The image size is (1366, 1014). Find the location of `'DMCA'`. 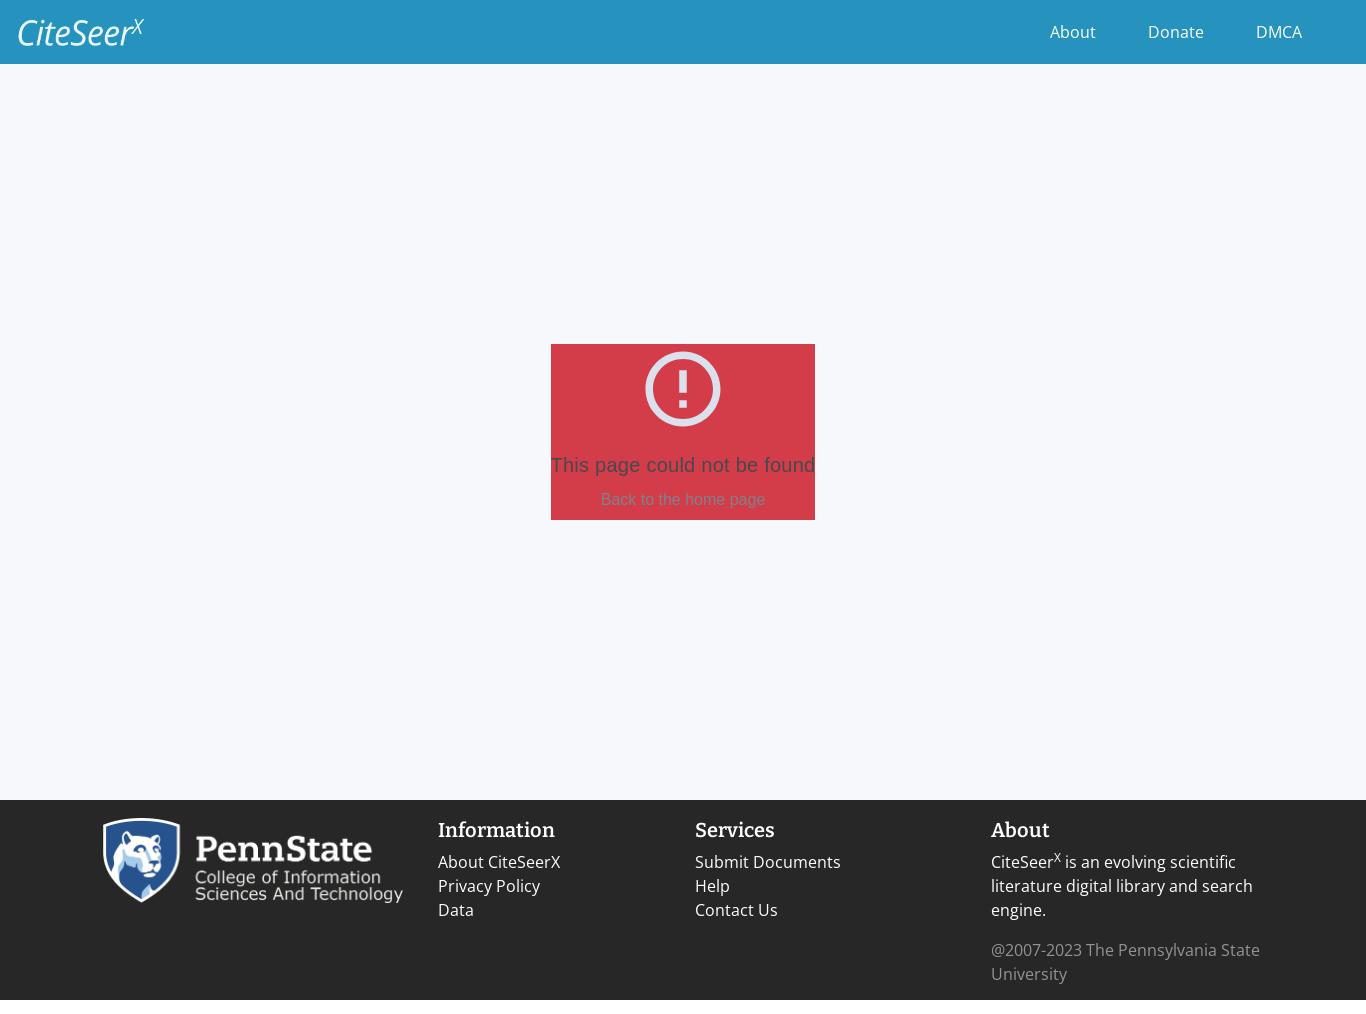

'DMCA' is located at coordinates (1277, 31).